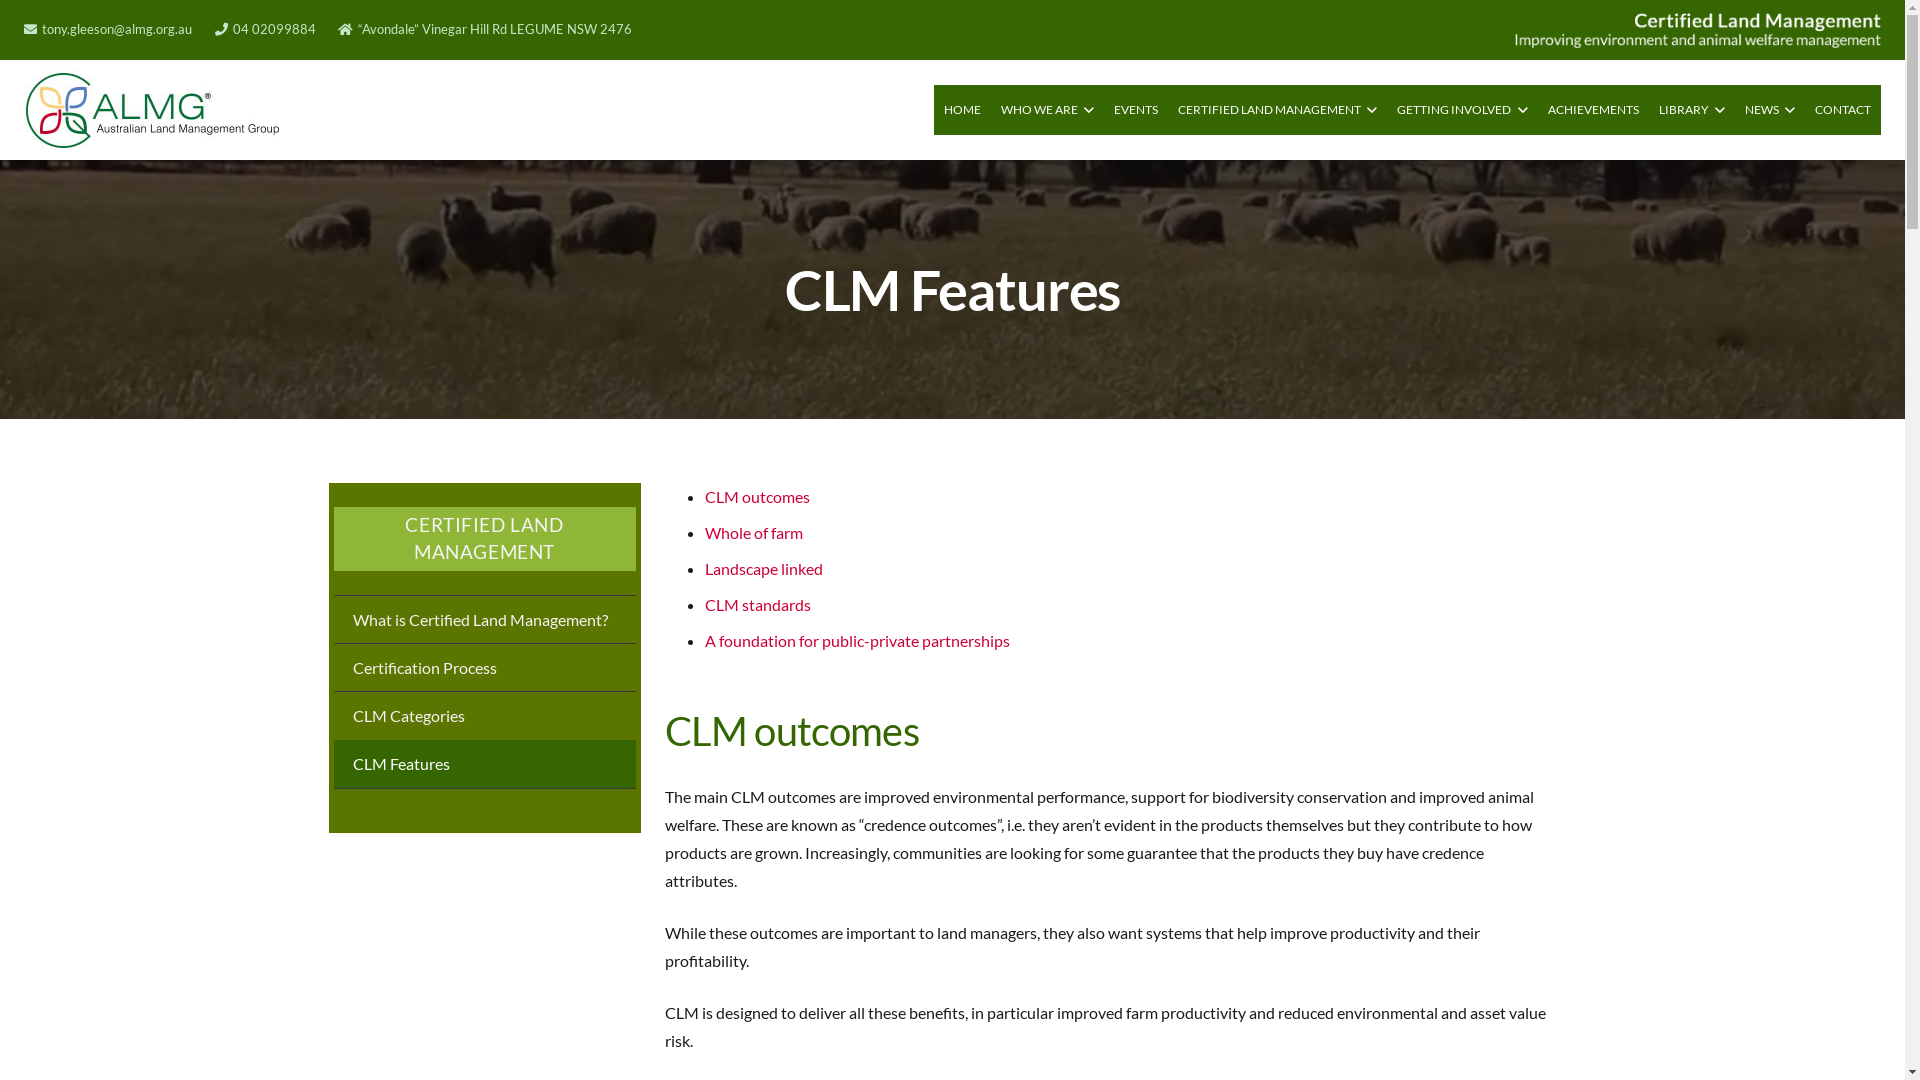 The width and height of the screenshot is (1920, 1080). I want to click on 'tony.gleeson@almg.org.au', so click(107, 29).